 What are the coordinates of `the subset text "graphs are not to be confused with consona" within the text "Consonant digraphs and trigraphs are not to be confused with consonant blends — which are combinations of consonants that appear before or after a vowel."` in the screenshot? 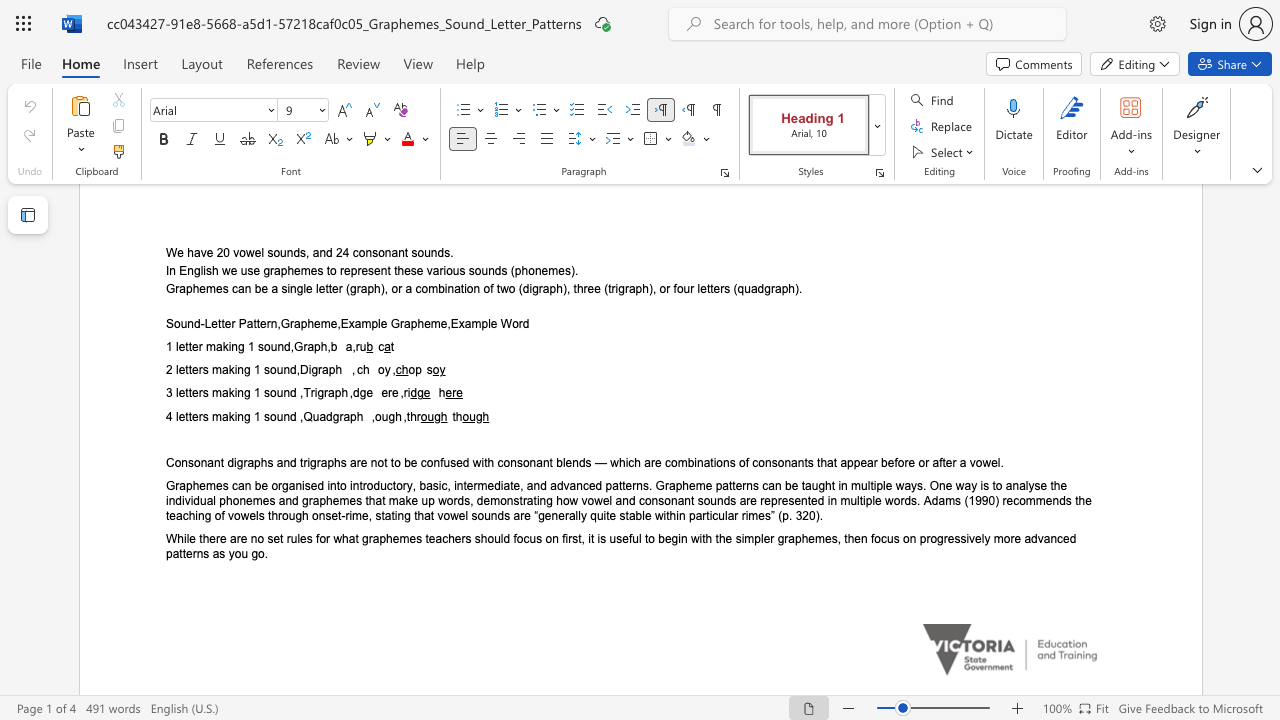 It's located at (309, 462).